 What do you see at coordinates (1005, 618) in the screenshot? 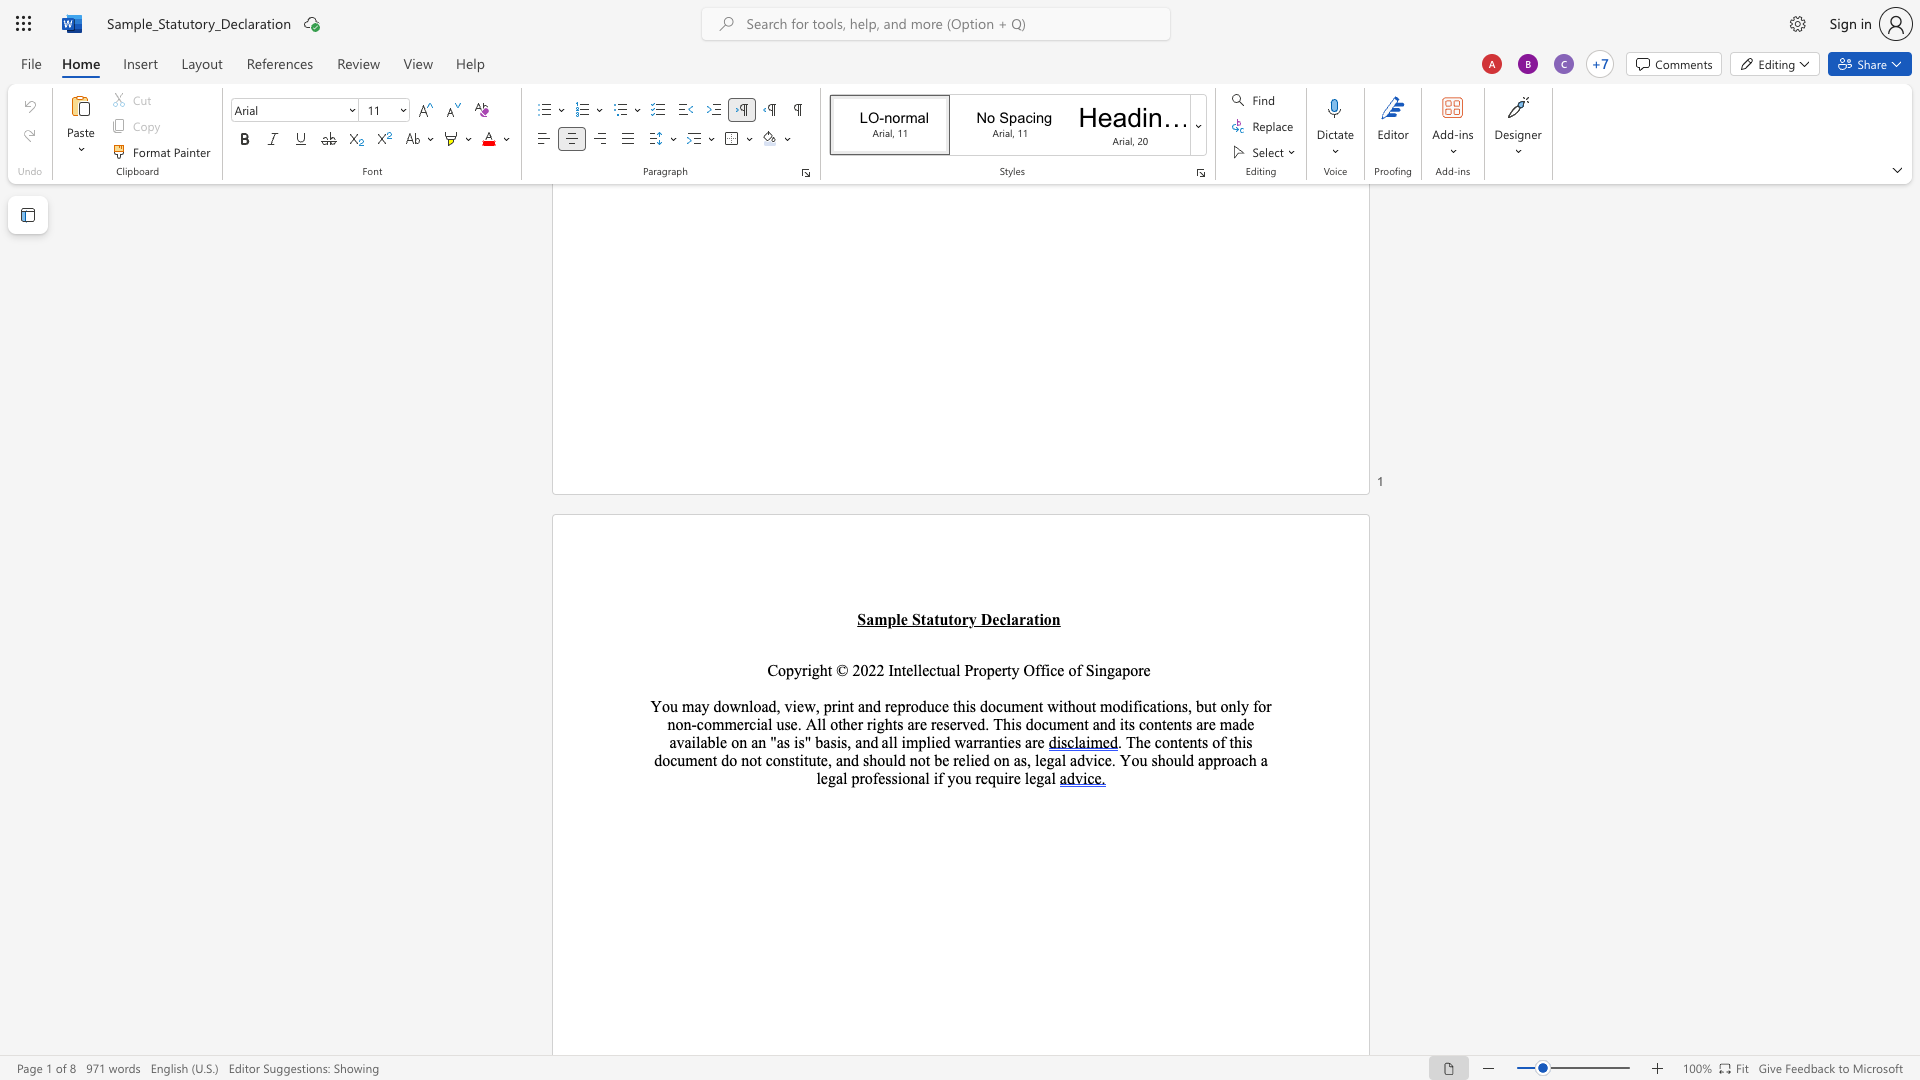
I see `the space between the continuous character "c" and "l" in the text` at bounding box center [1005, 618].